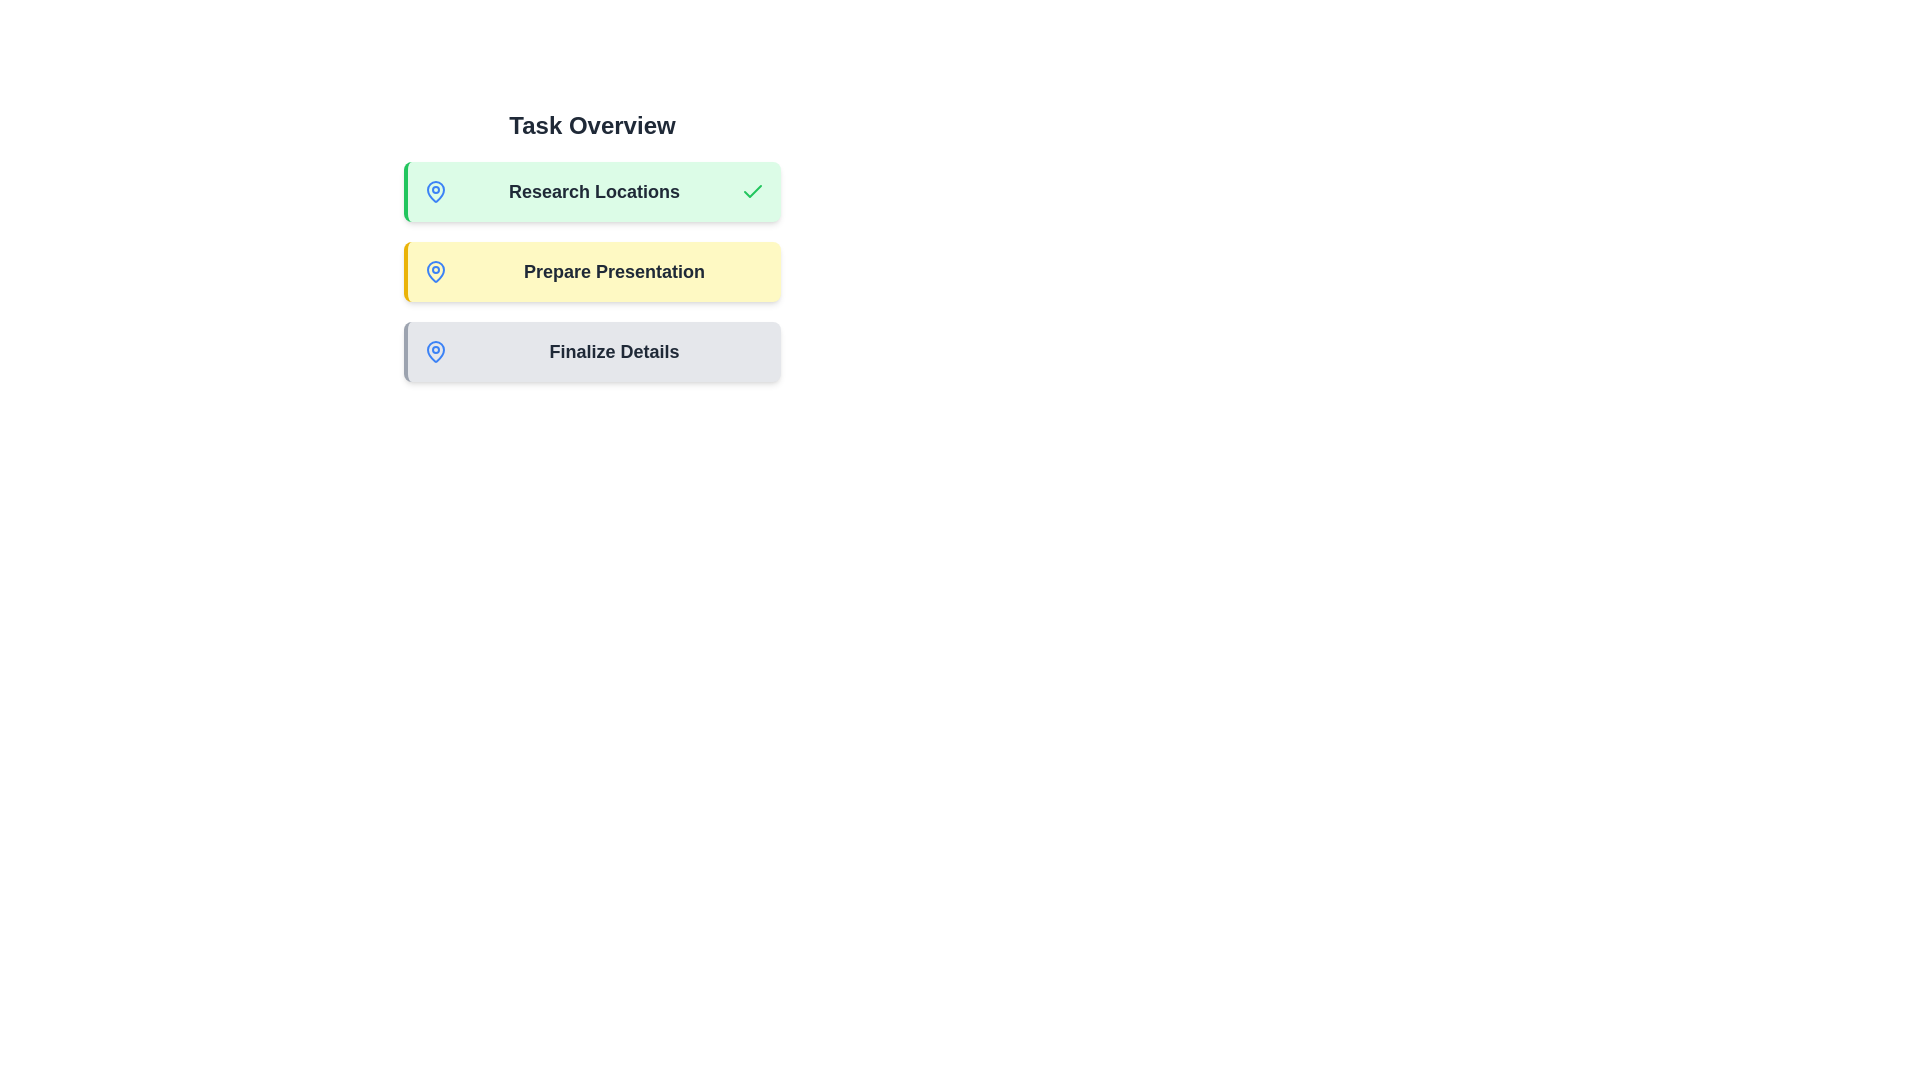  Describe the element at coordinates (435, 192) in the screenshot. I see `the status indicator icon on the task chip for Research Locations` at that location.